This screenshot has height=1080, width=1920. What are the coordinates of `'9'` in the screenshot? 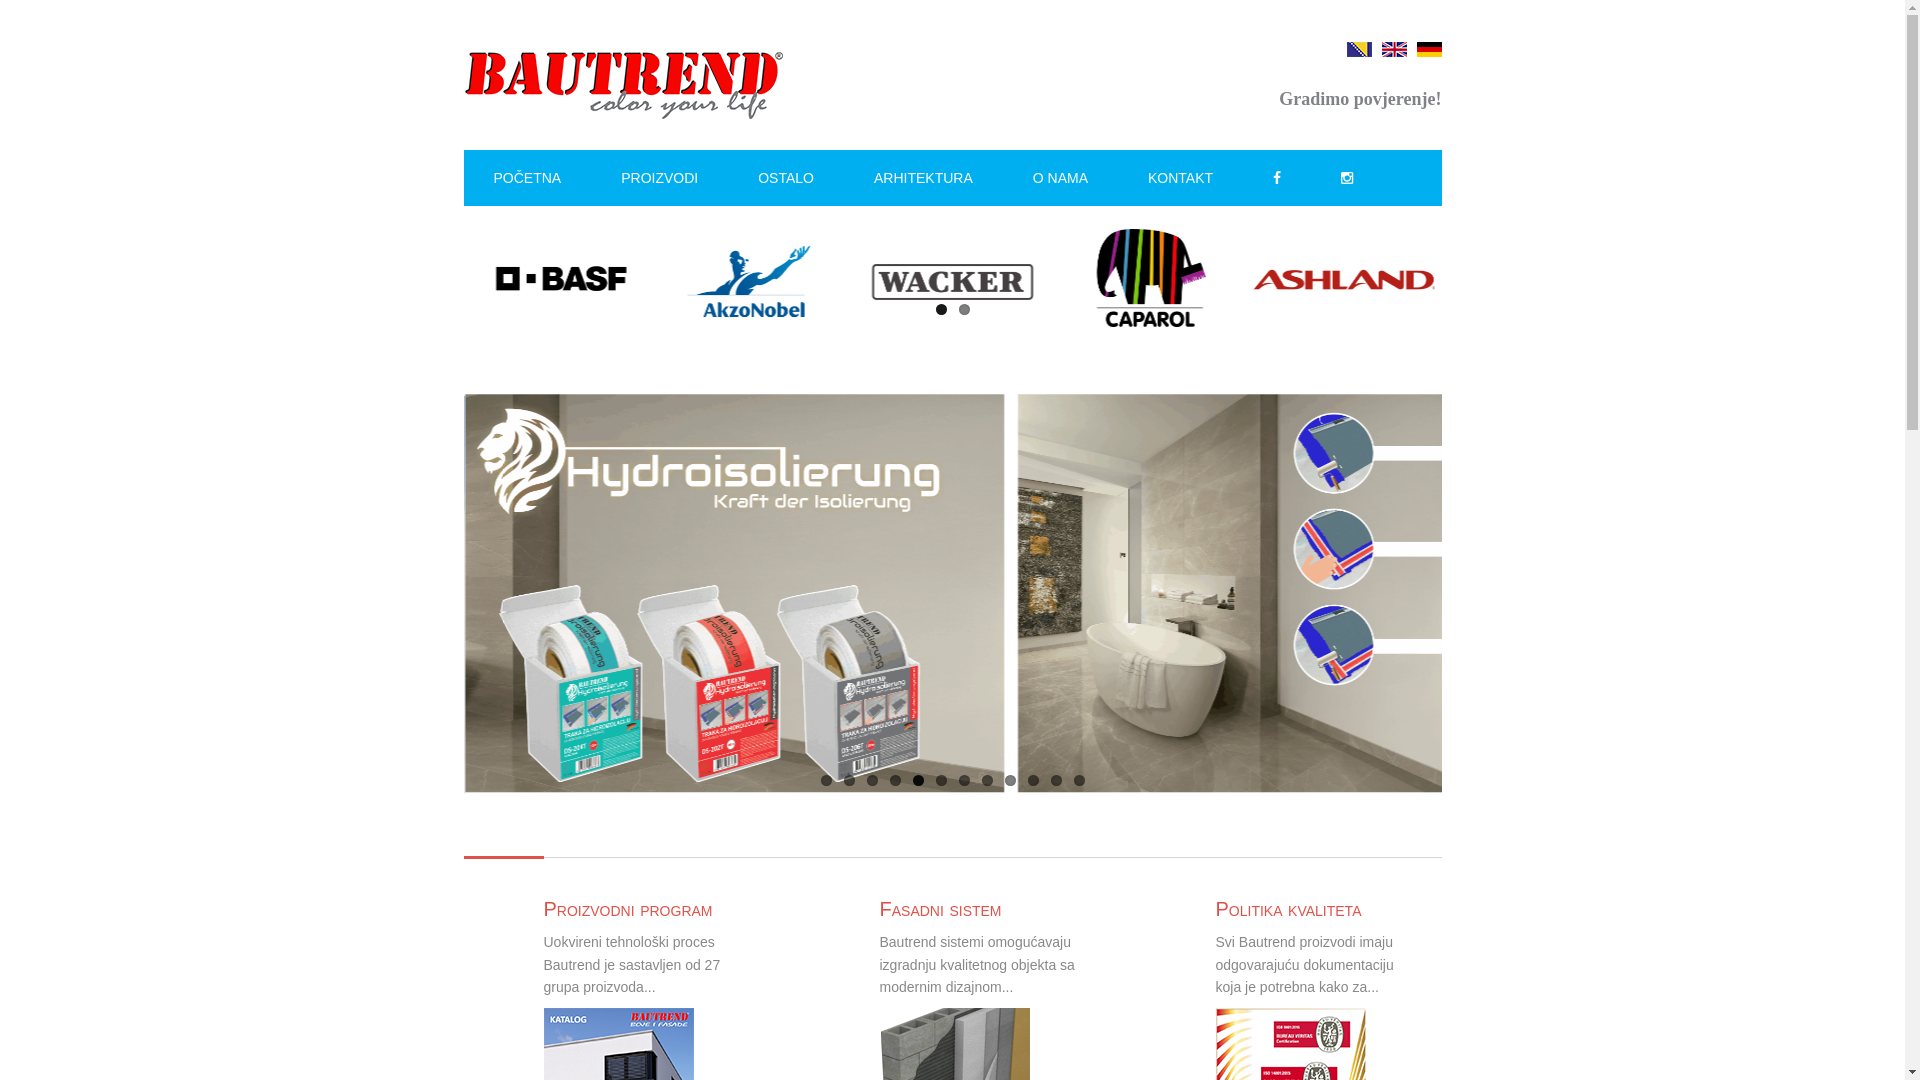 It's located at (1009, 779).